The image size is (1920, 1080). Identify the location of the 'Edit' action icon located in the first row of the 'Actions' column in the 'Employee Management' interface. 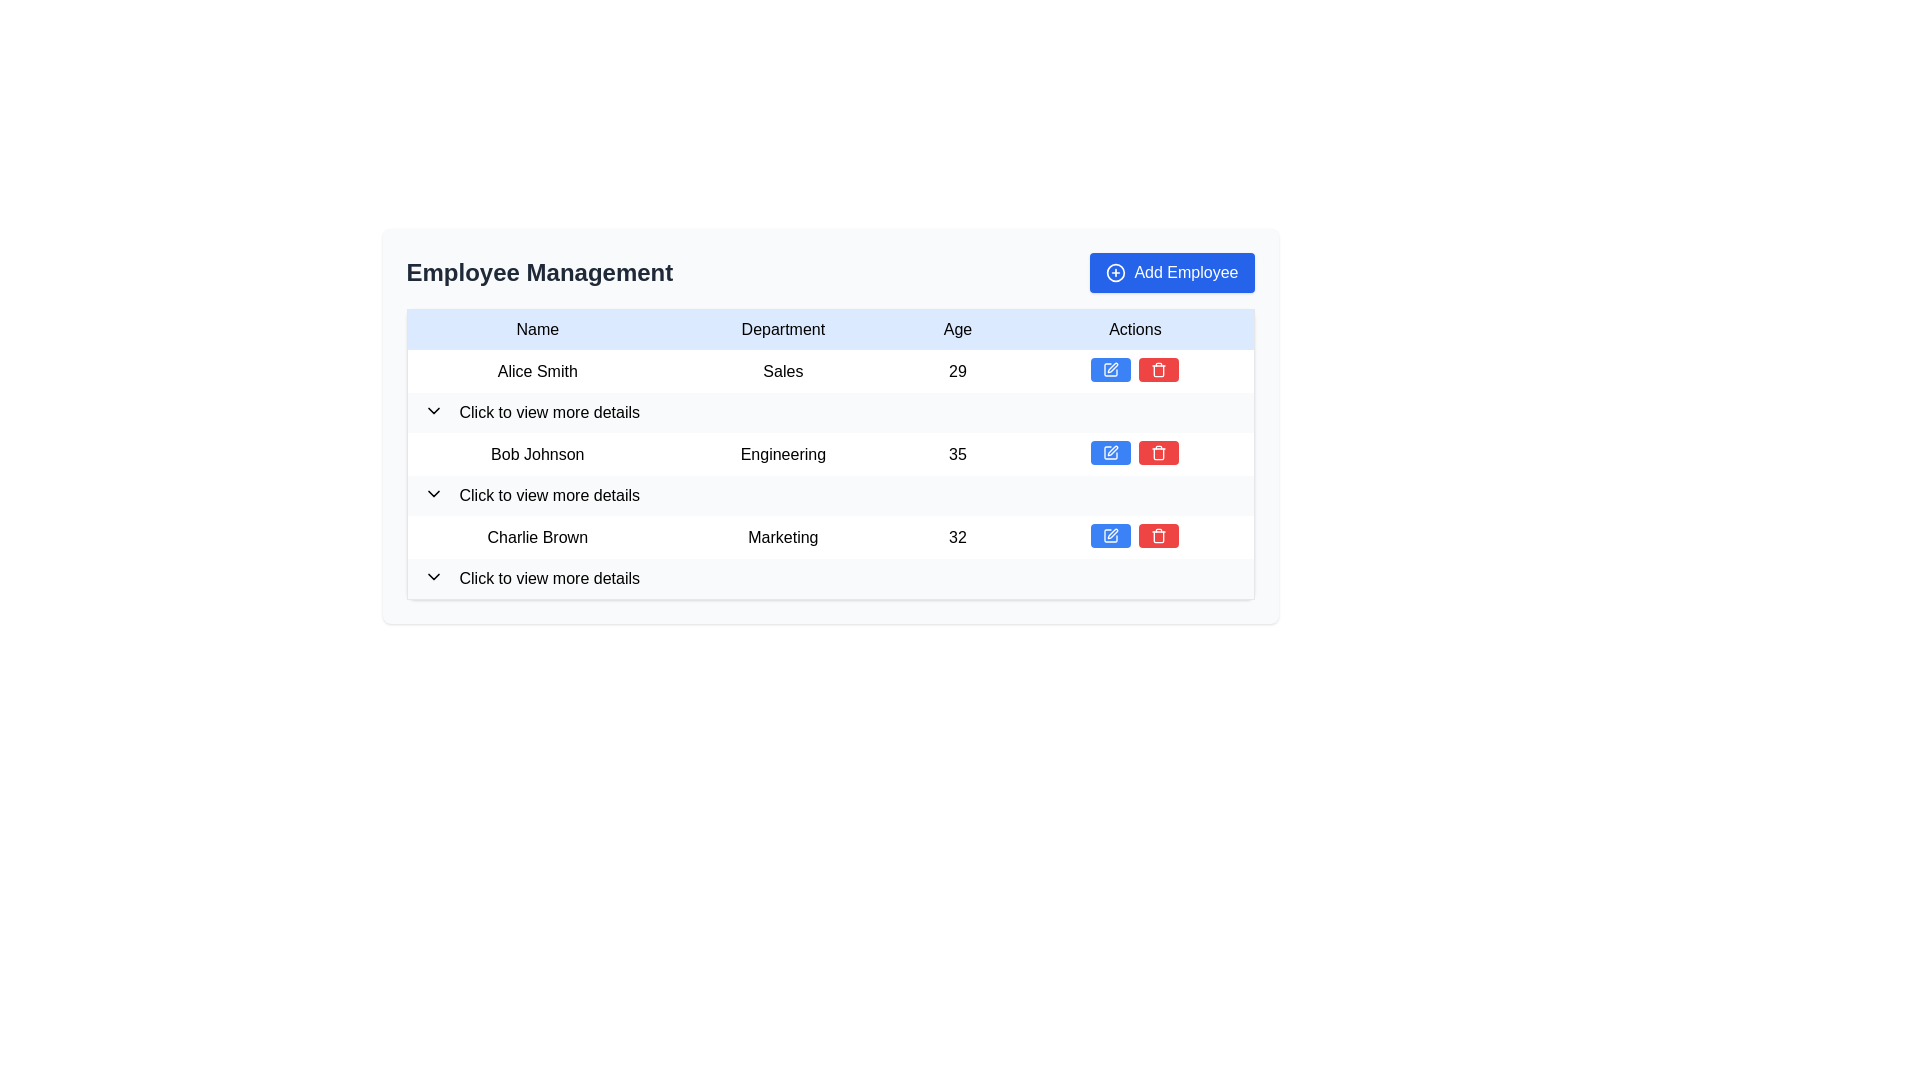
(1110, 370).